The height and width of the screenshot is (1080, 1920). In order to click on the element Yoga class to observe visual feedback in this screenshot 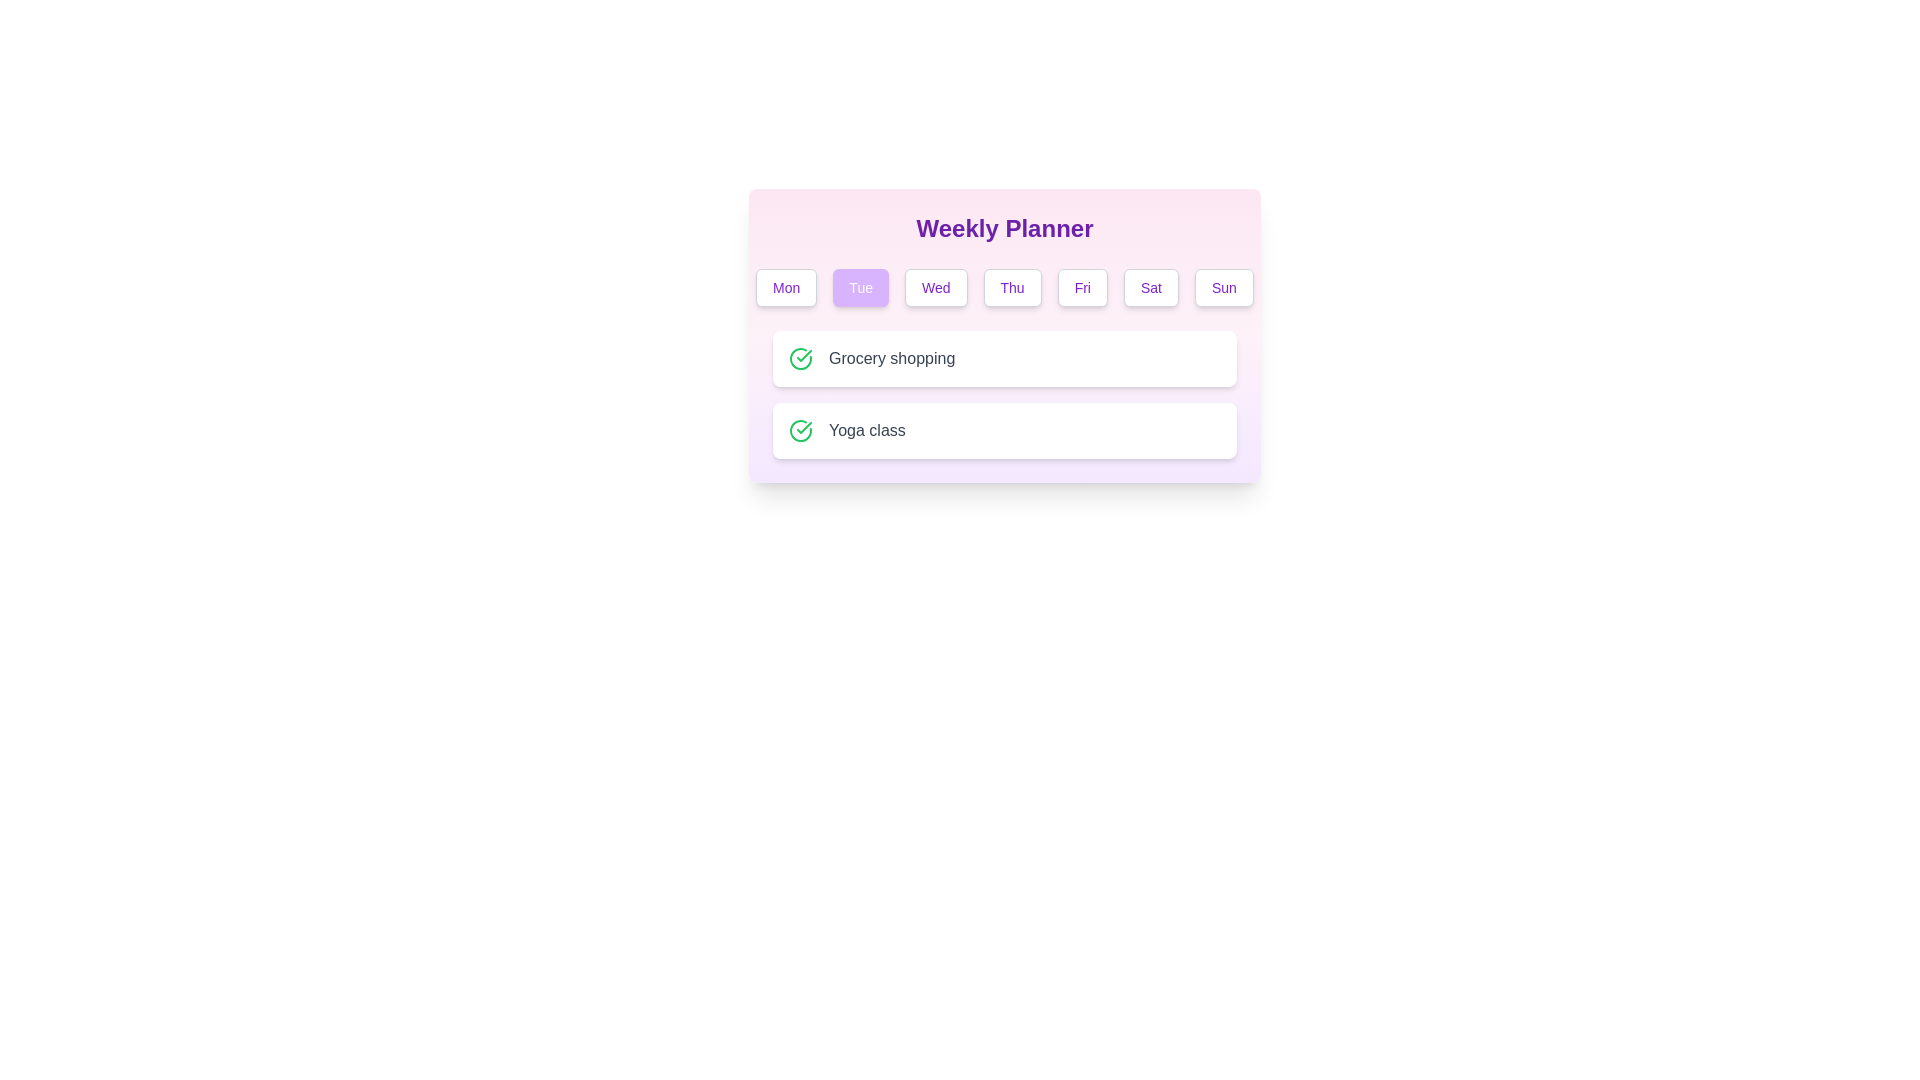, I will do `click(1004, 430)`.